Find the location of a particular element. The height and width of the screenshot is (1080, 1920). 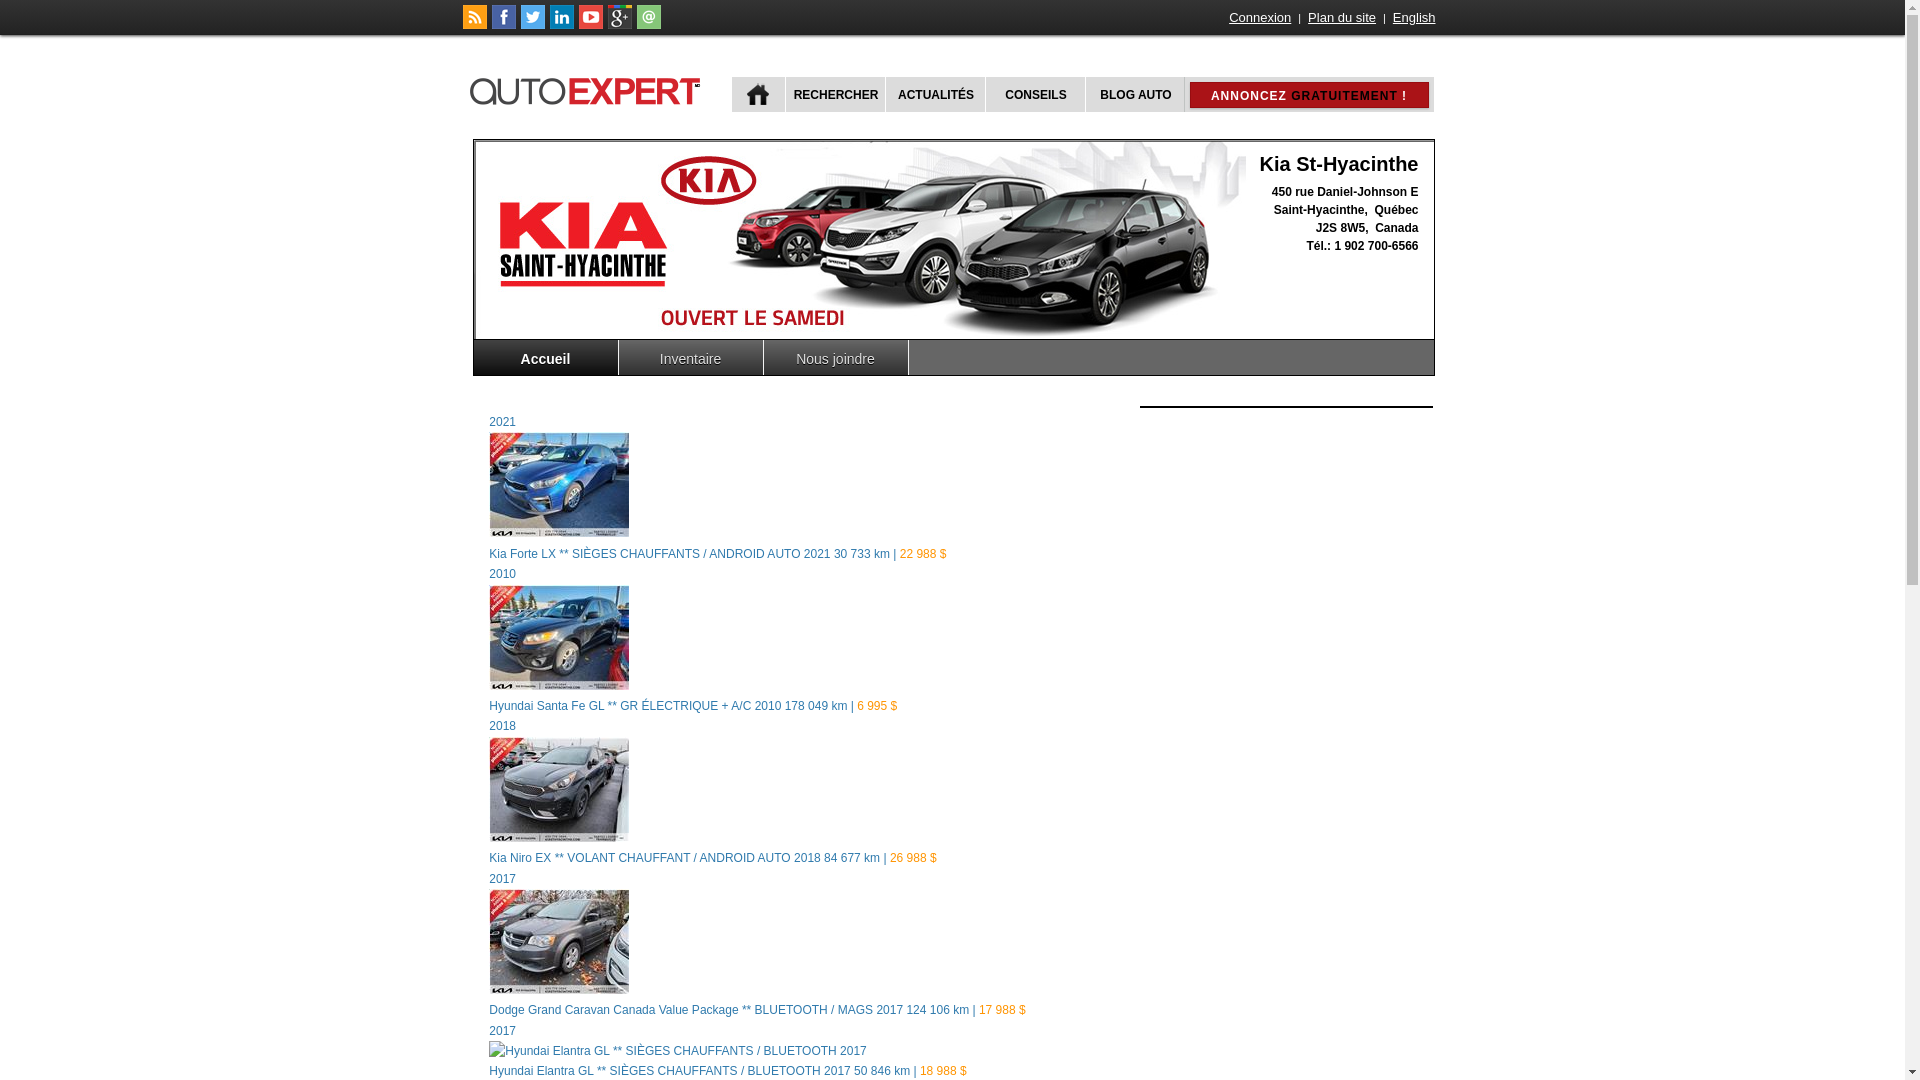

'Connexion' is located at coordinates (1226, 17).